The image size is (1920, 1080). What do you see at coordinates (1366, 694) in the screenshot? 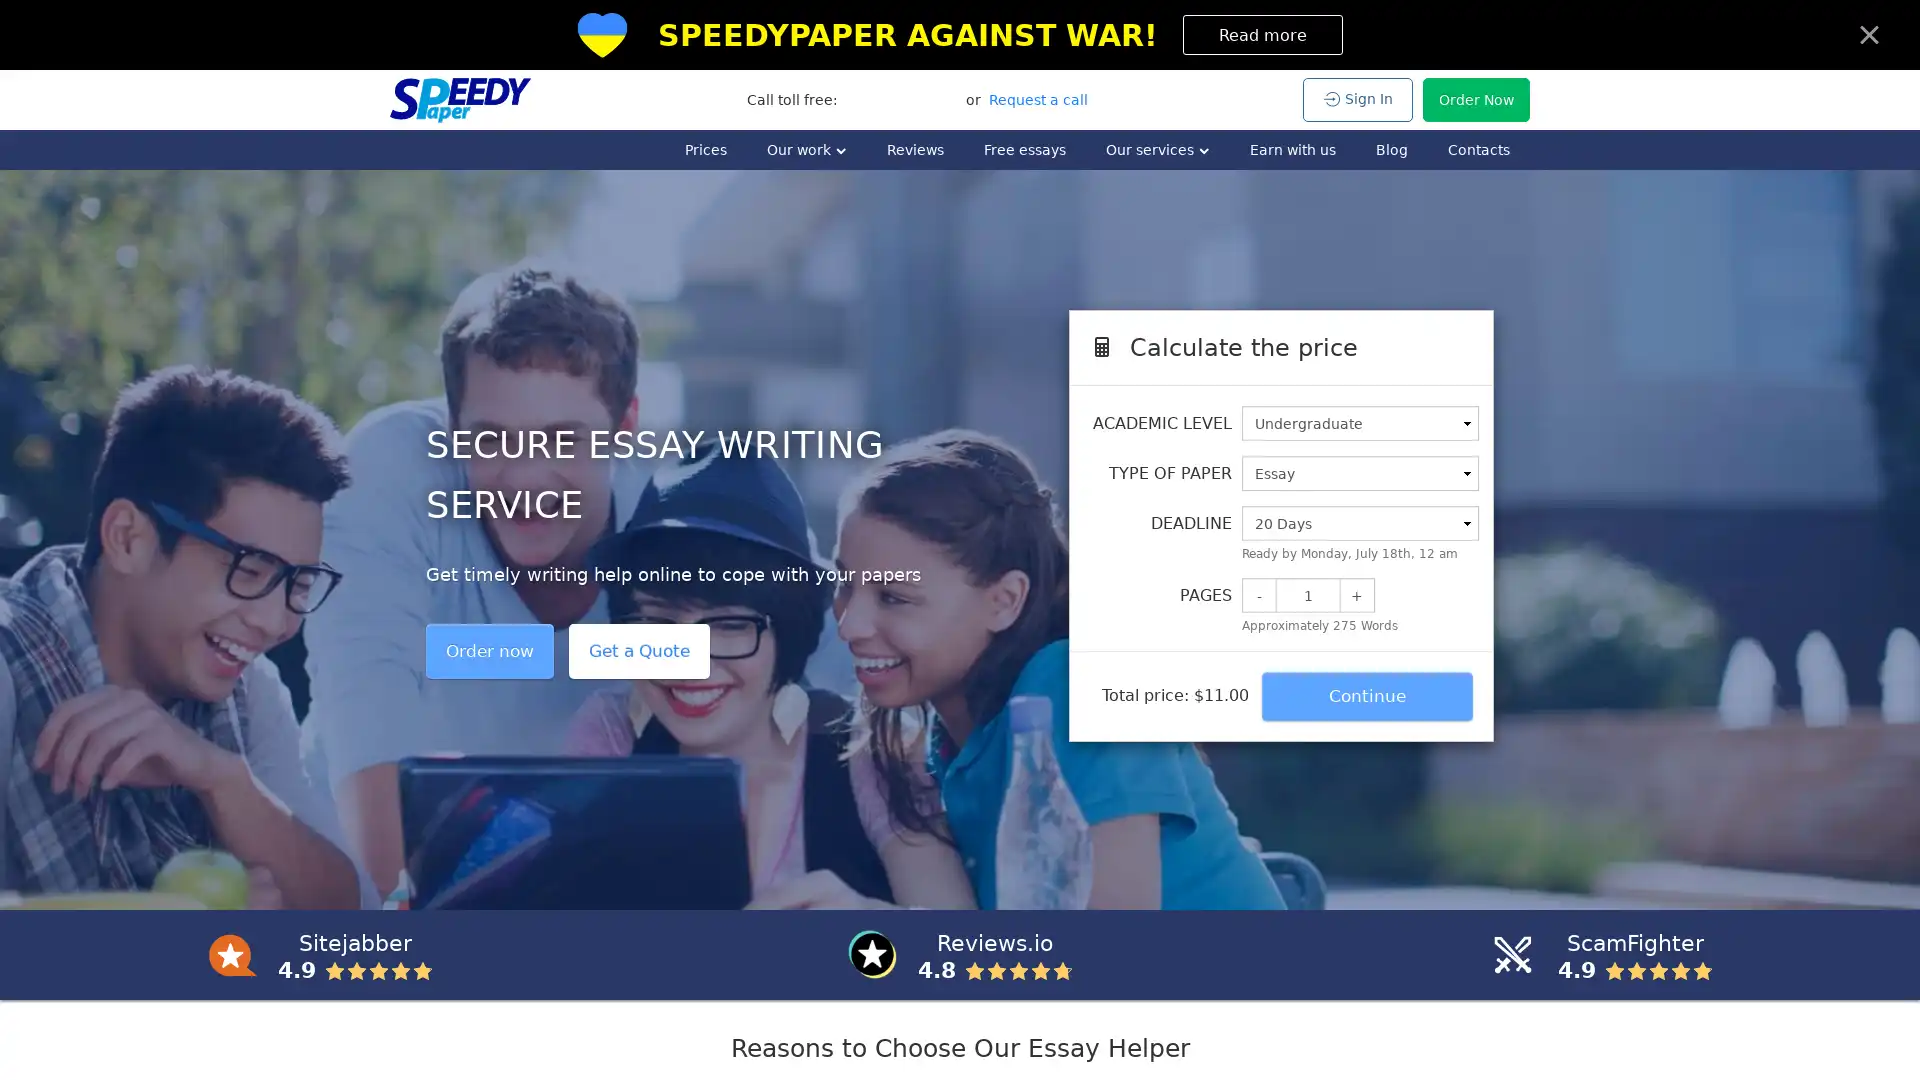
I see `Continue` at bounding box center [1366, 694].